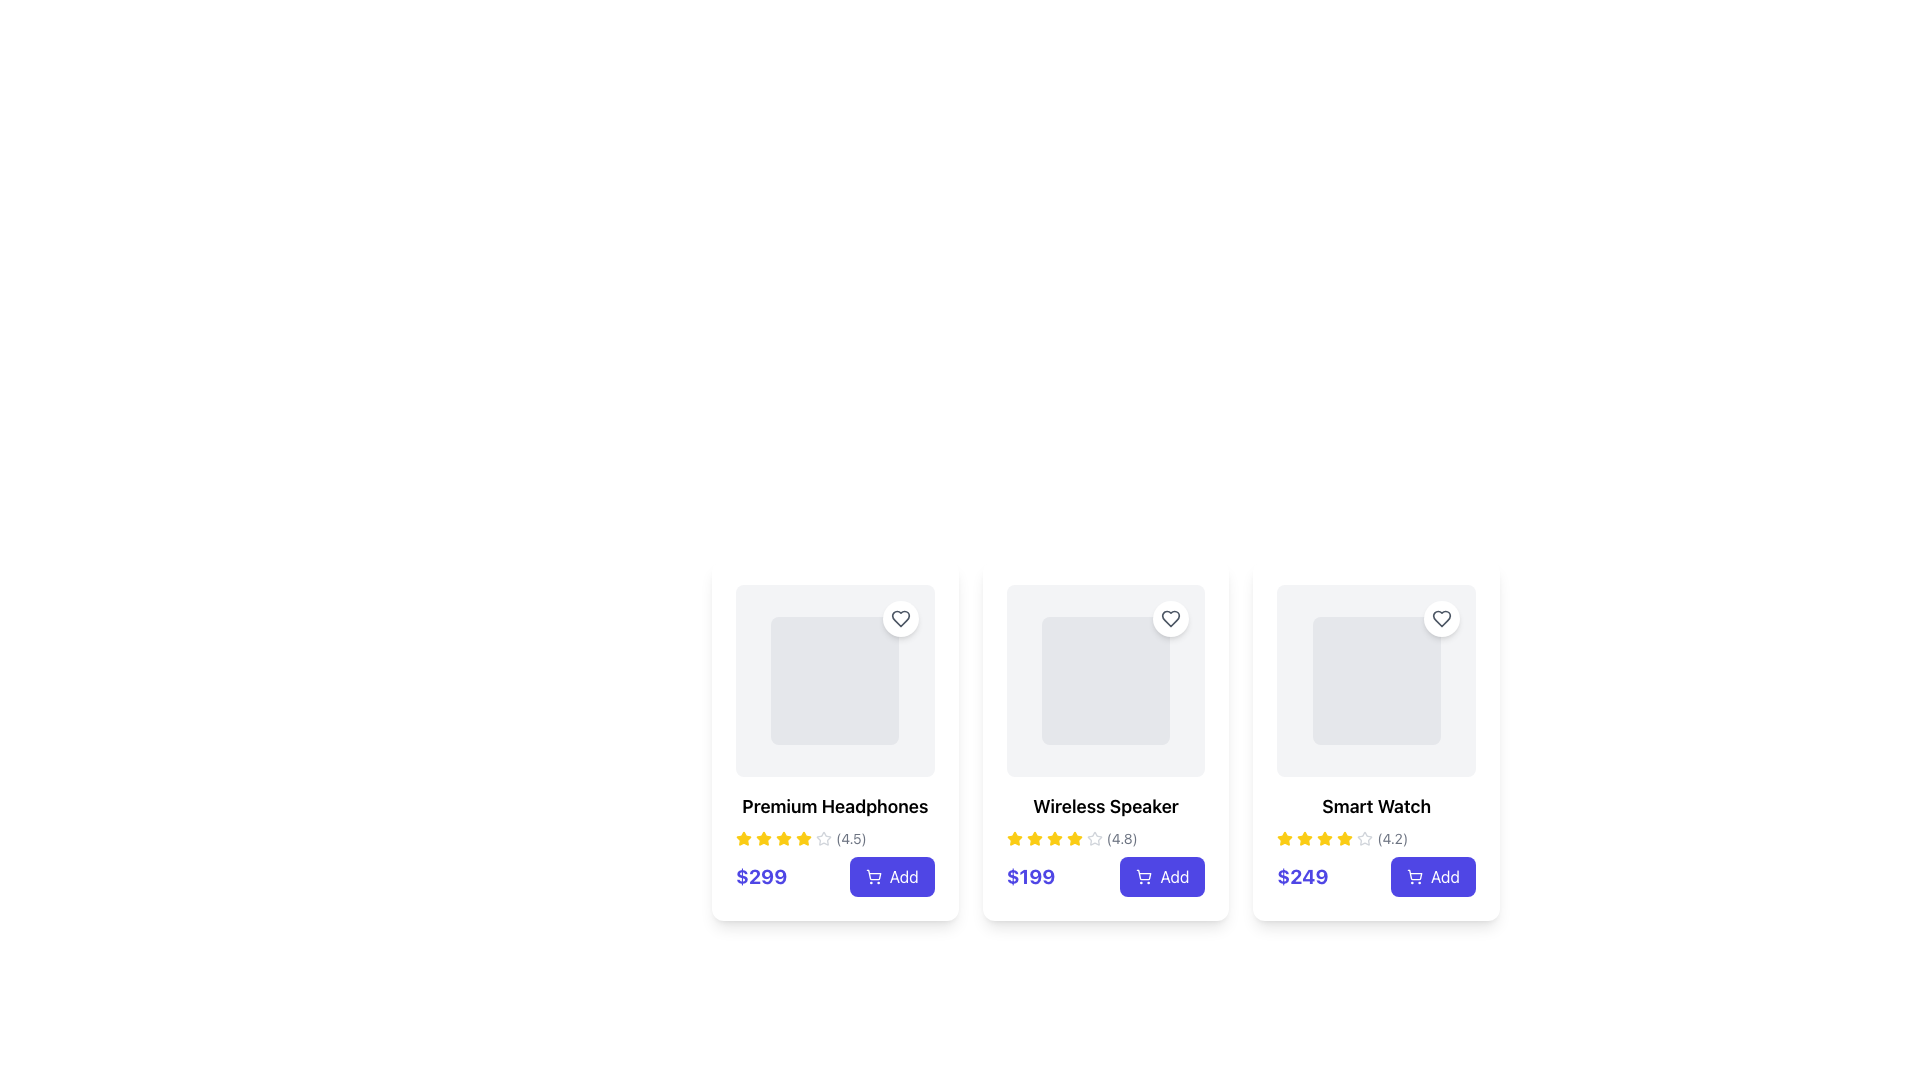 This screenshot has width=1920, height=1080. Describe the element at coordinates (1305, 838) in the screenshot. I see `the yellow star icon, which is the second star from the left in the rating row for the 'Smart Watch' product card` at that location.